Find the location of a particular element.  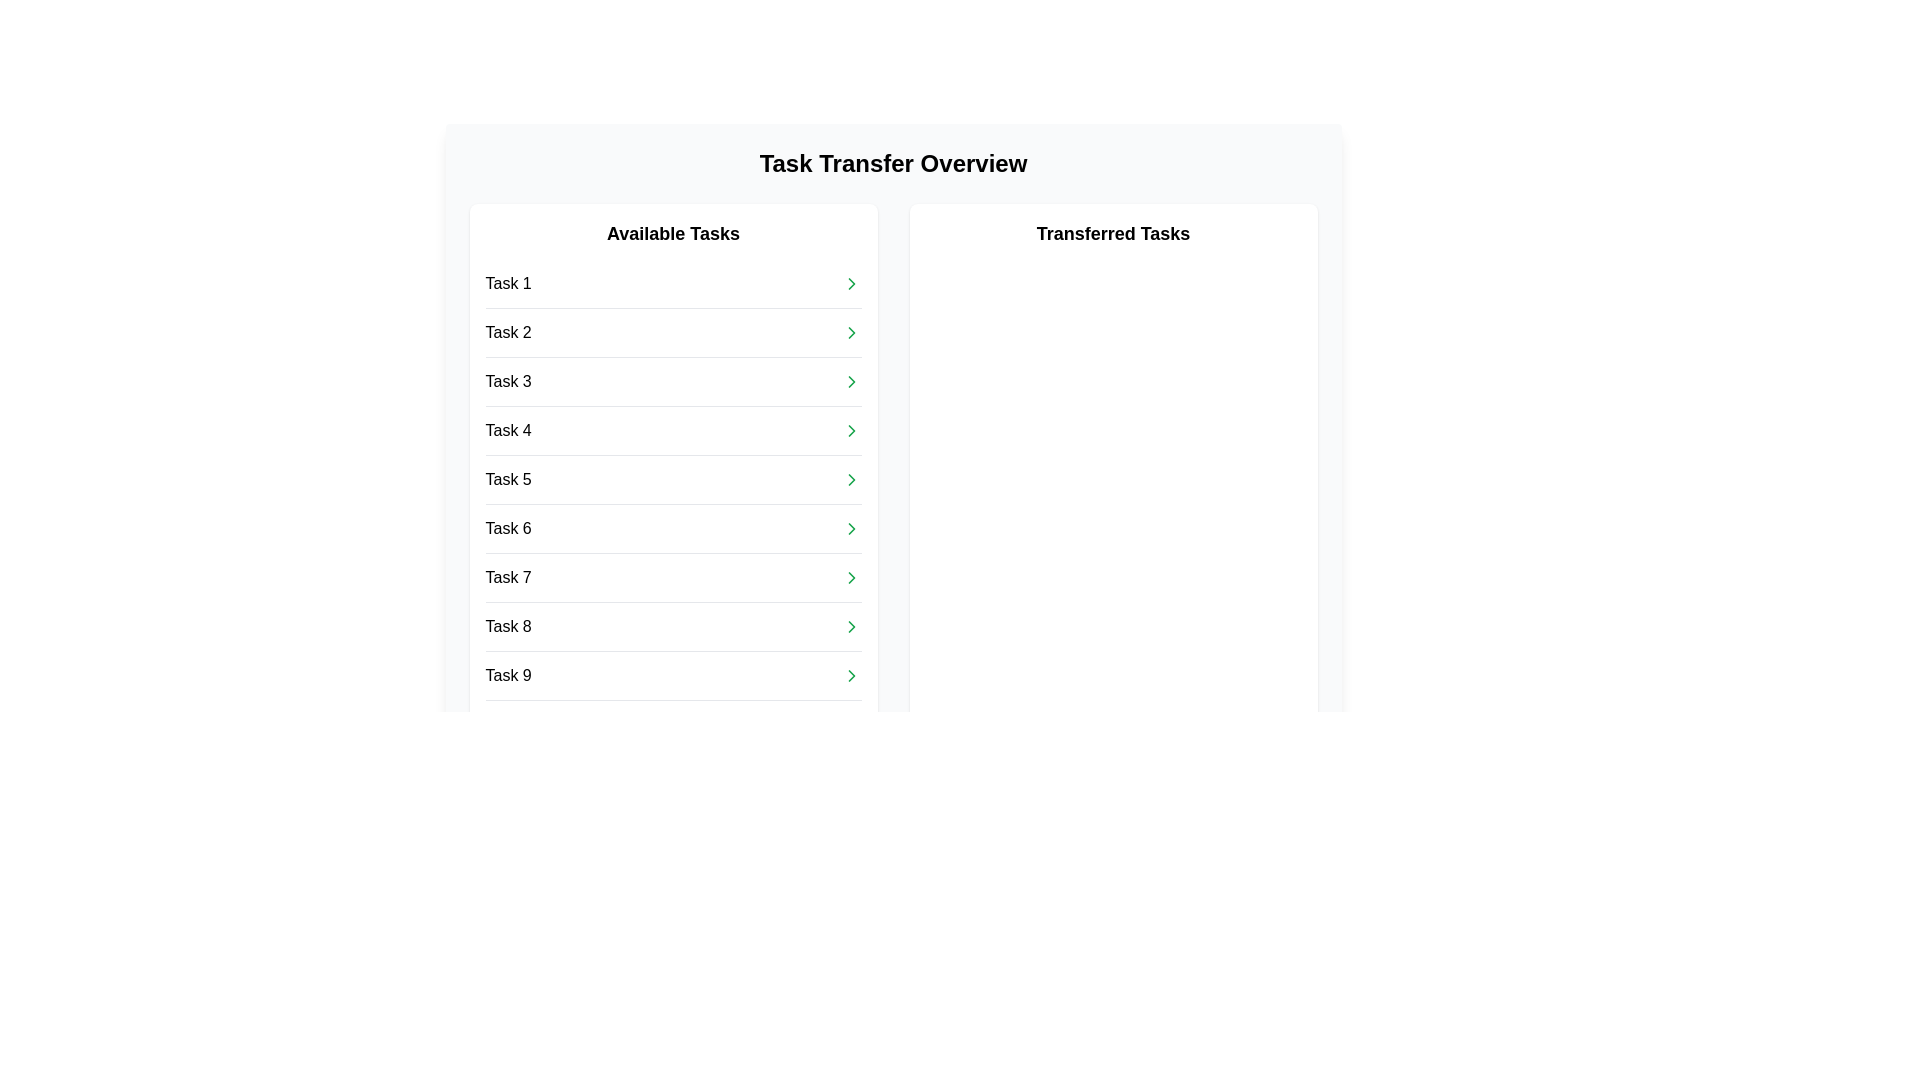

the chevron-right icon located in the 'Task 7' row under the 'Available Tasks' section, which indicates further actions related to this task is located at coordinates (851, 578).